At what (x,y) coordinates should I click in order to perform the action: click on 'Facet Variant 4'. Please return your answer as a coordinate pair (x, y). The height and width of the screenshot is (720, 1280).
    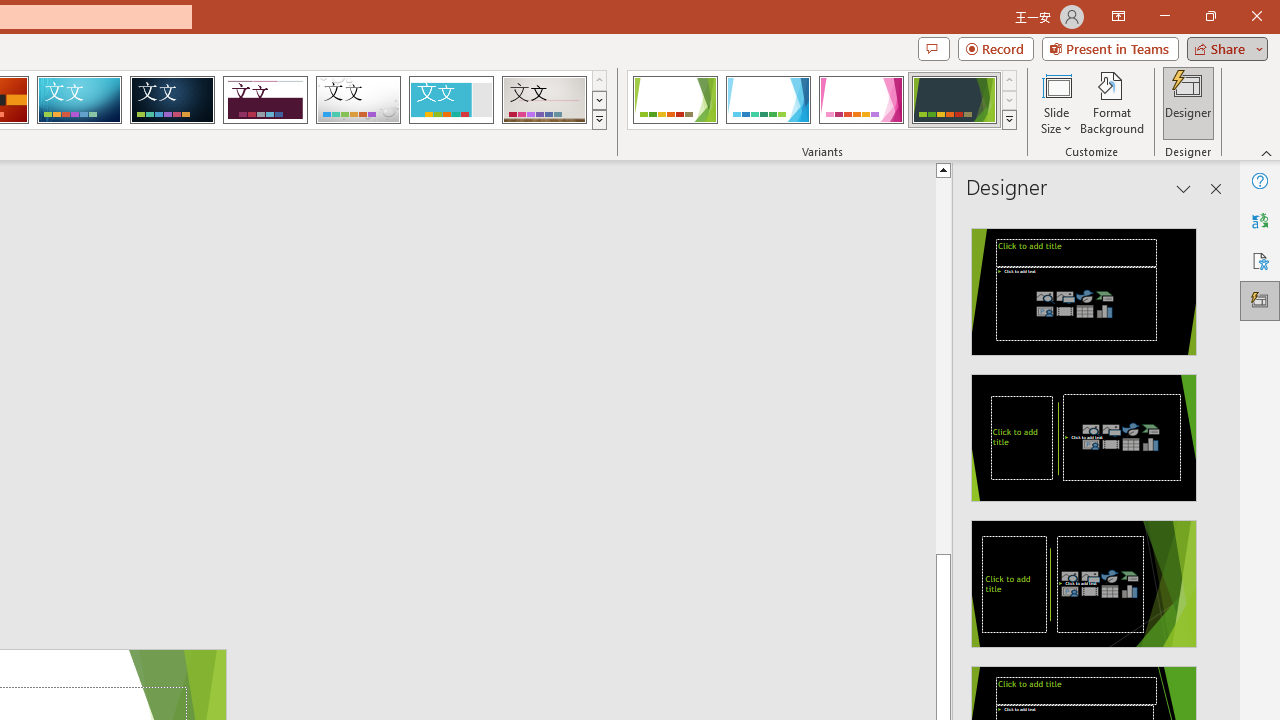
    Looking at the image, I should click on (953, 100).